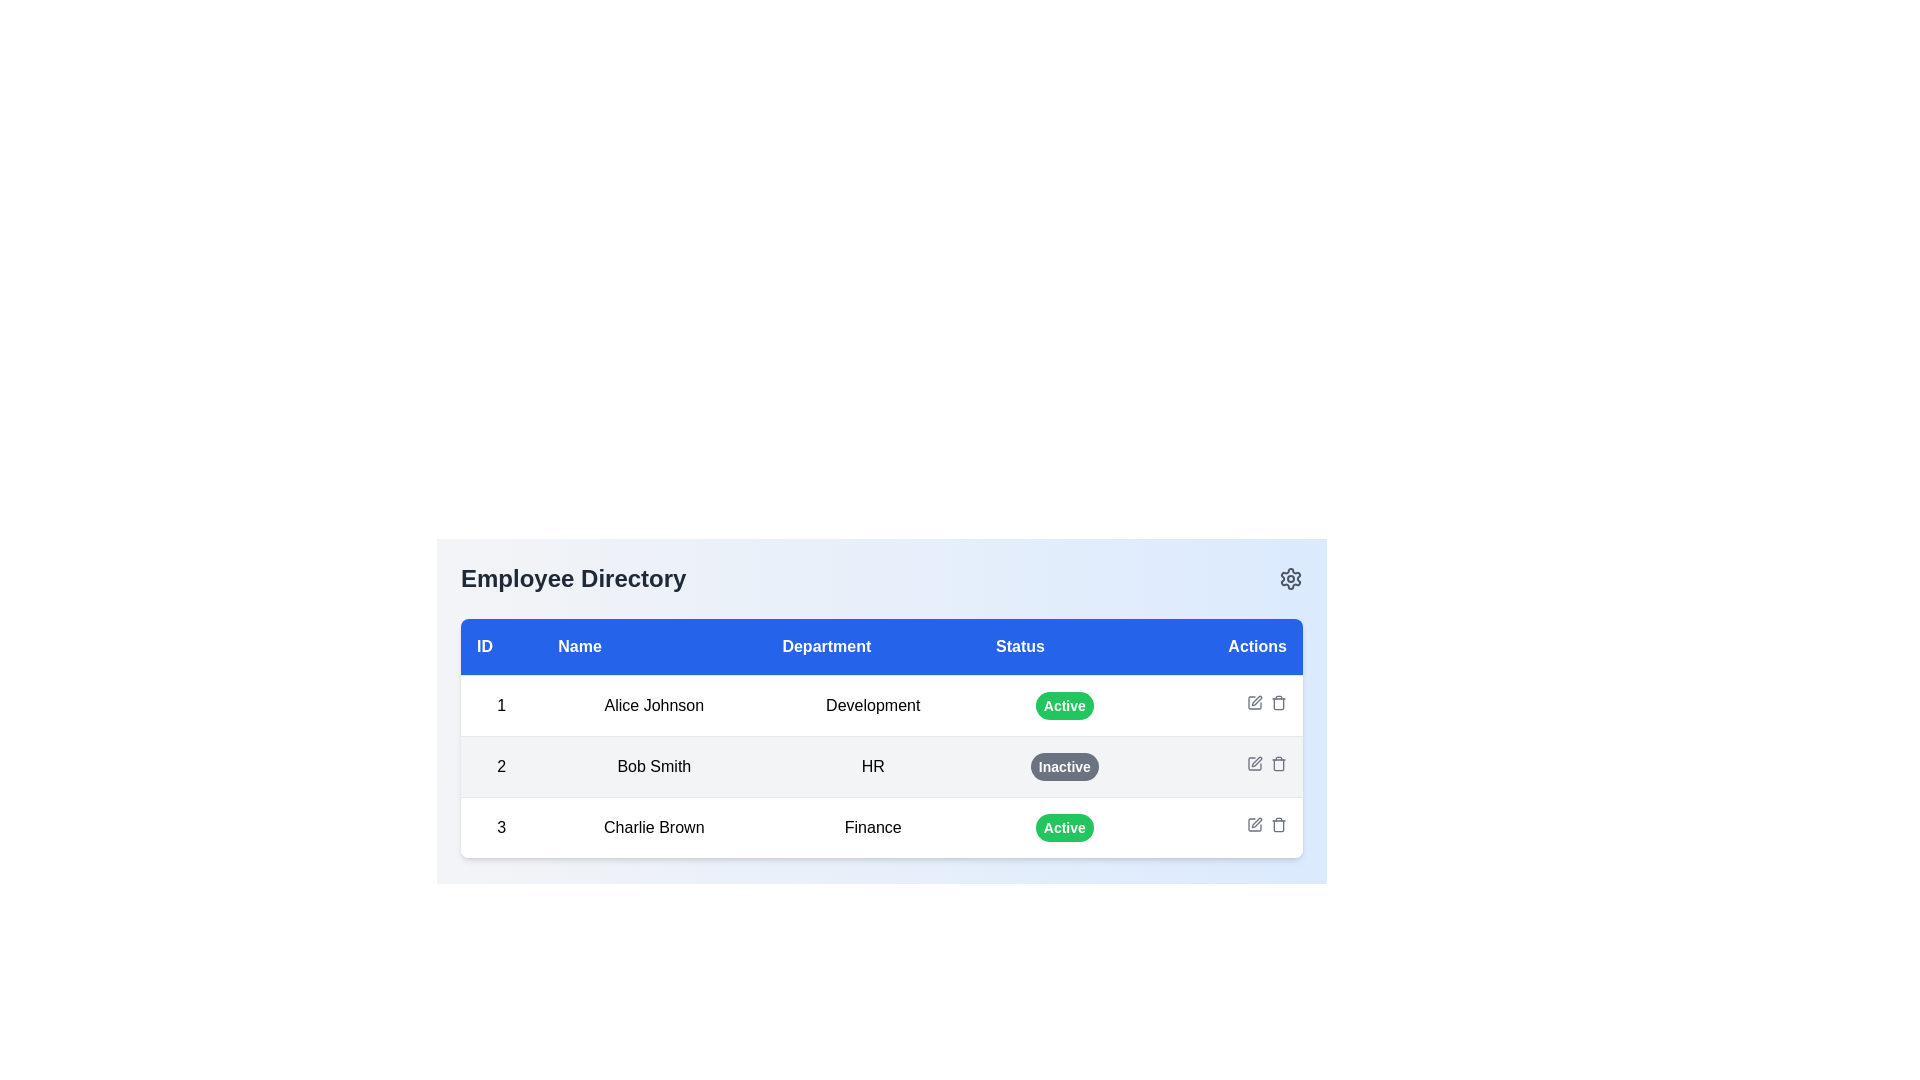  Describe the element at coordinates (1277, 703) in the screenshot. I see `the delete action icon located in the 'Actions' column of the second row in the table` at that location.